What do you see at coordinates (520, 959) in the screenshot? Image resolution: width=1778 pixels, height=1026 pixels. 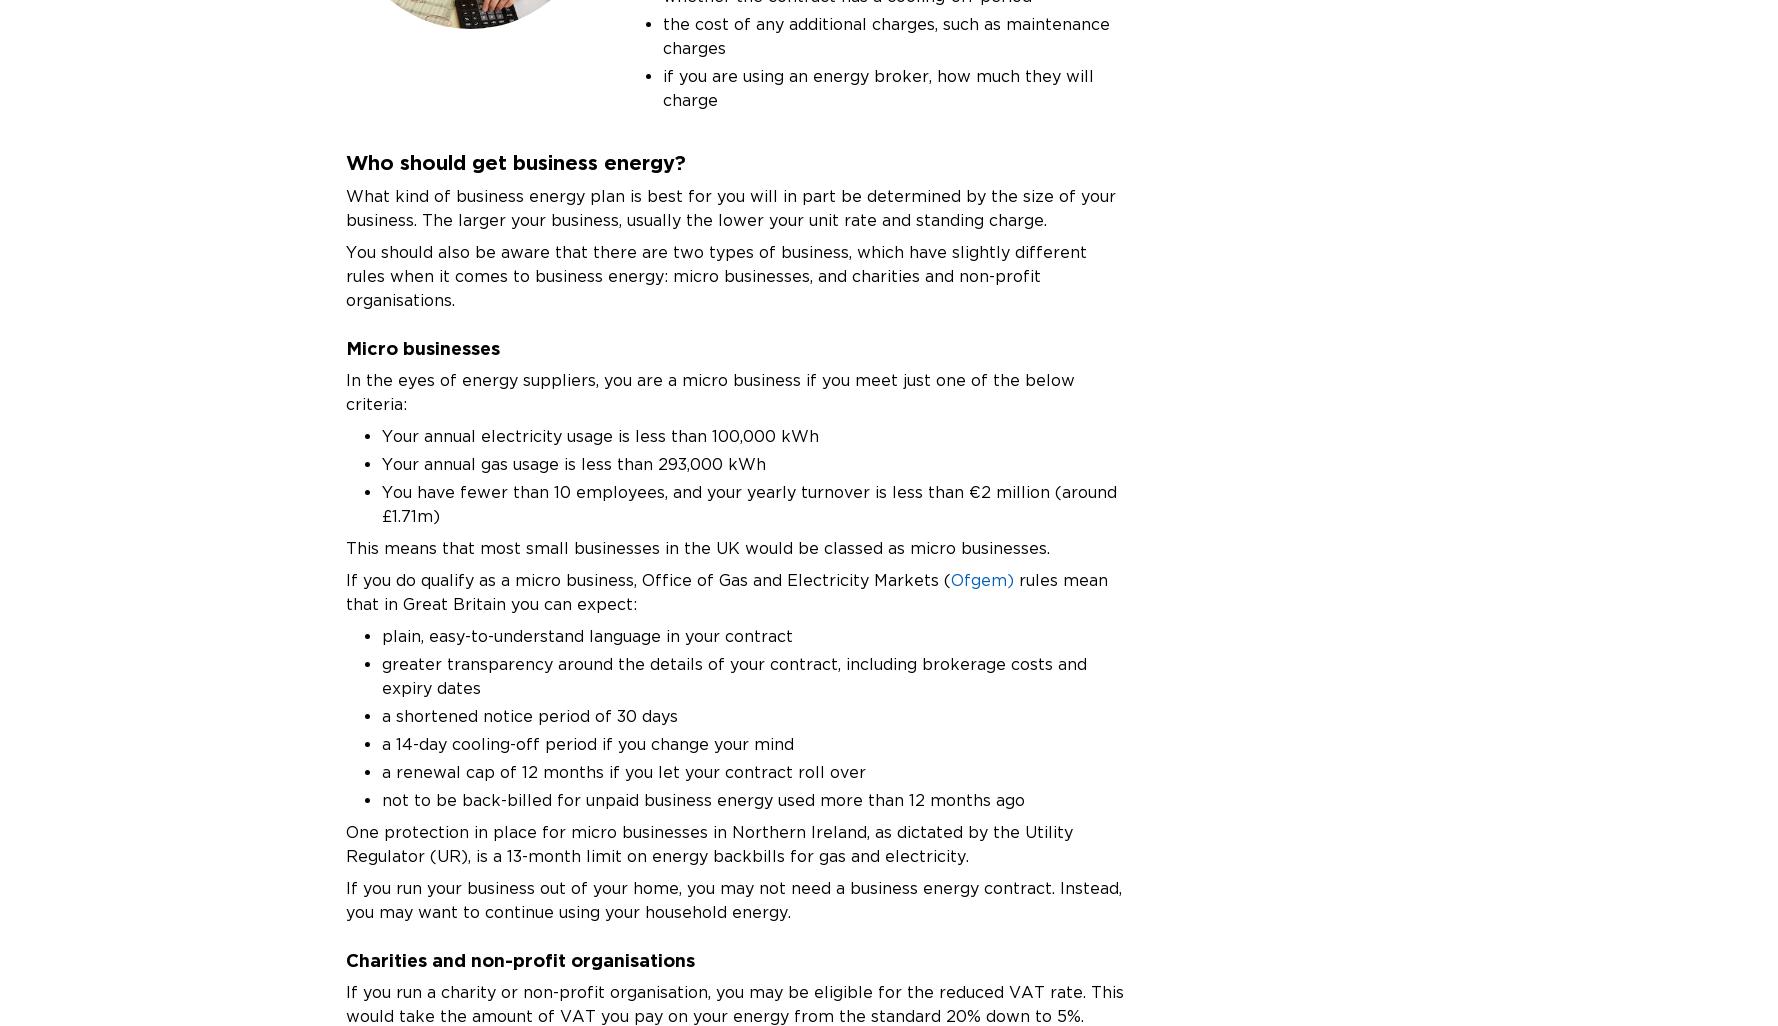 I see `'Charities and non-profit organisations'` at bounding box center [520, 959].